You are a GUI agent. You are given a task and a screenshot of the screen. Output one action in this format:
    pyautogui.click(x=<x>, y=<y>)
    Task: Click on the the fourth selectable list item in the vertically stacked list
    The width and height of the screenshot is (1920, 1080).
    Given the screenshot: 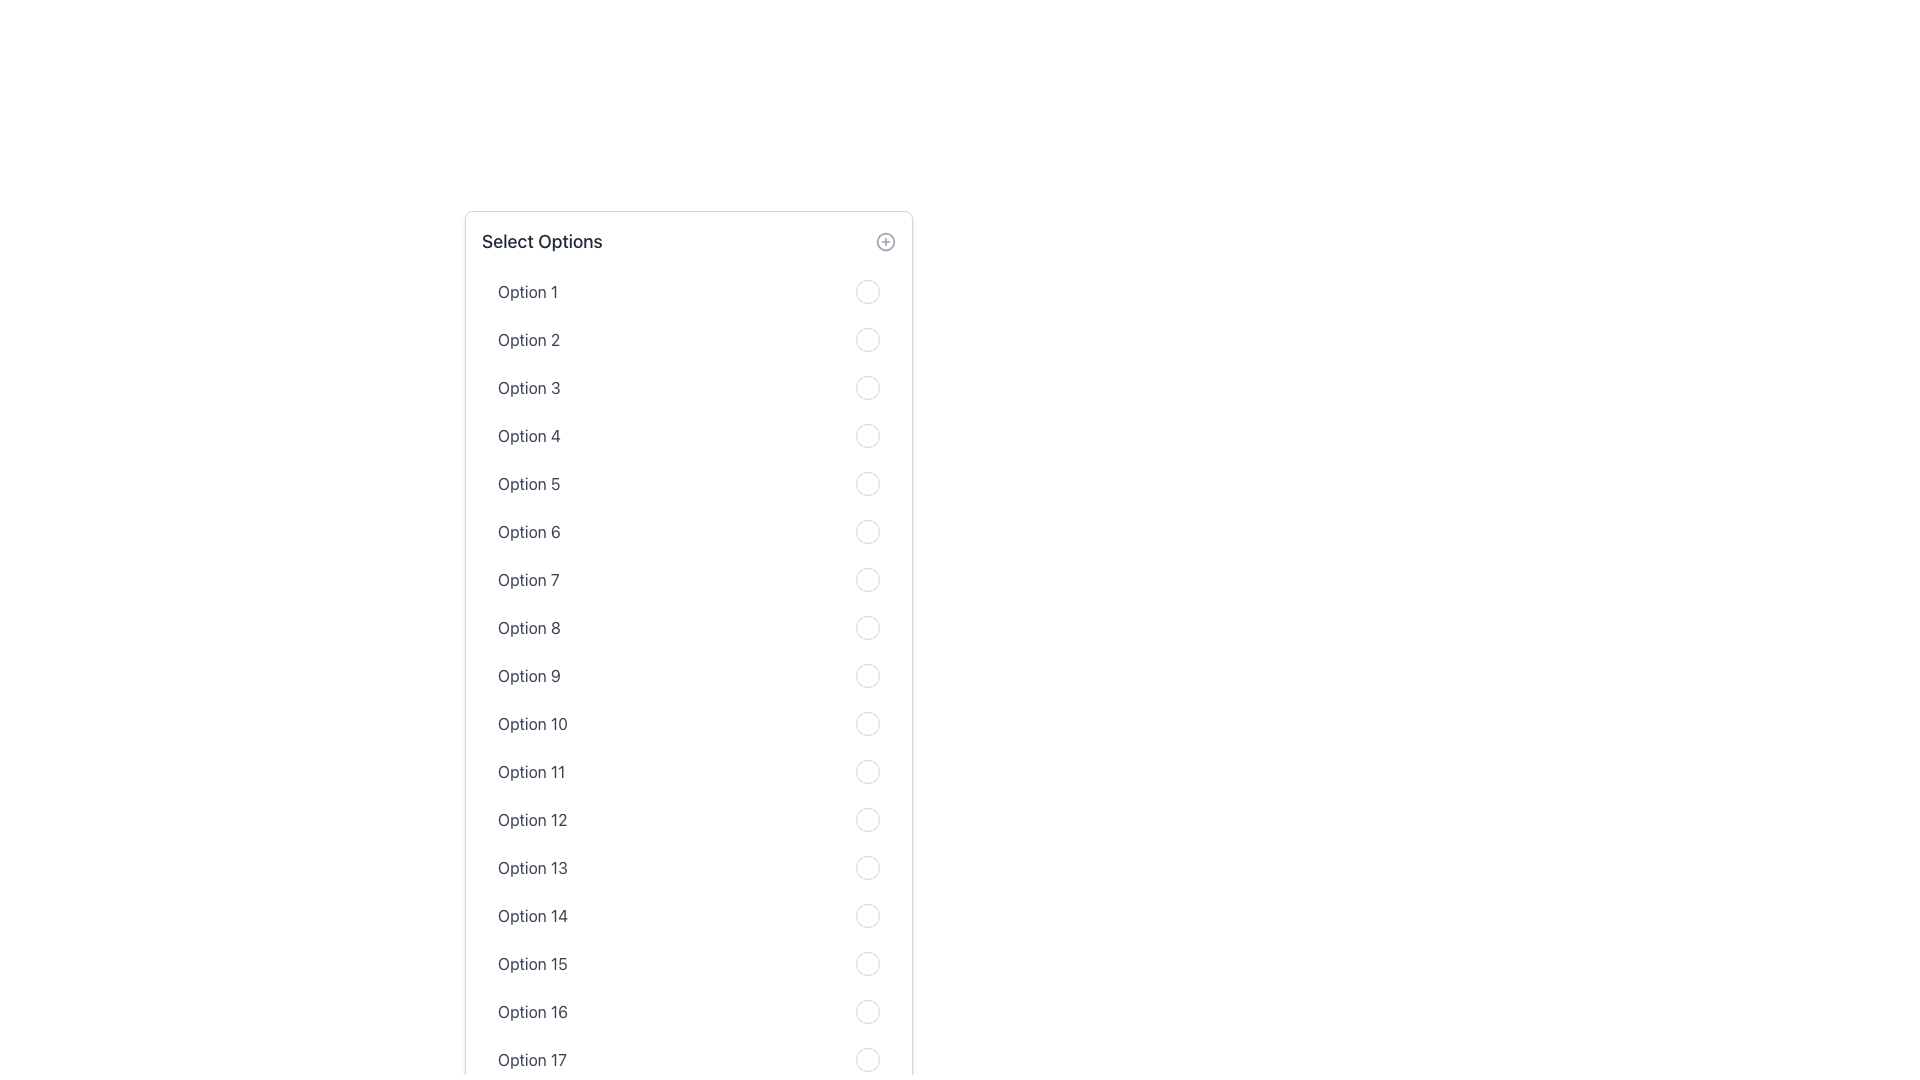 What is the action you would take?
    pyautogui.click(x=689, y=434)
    